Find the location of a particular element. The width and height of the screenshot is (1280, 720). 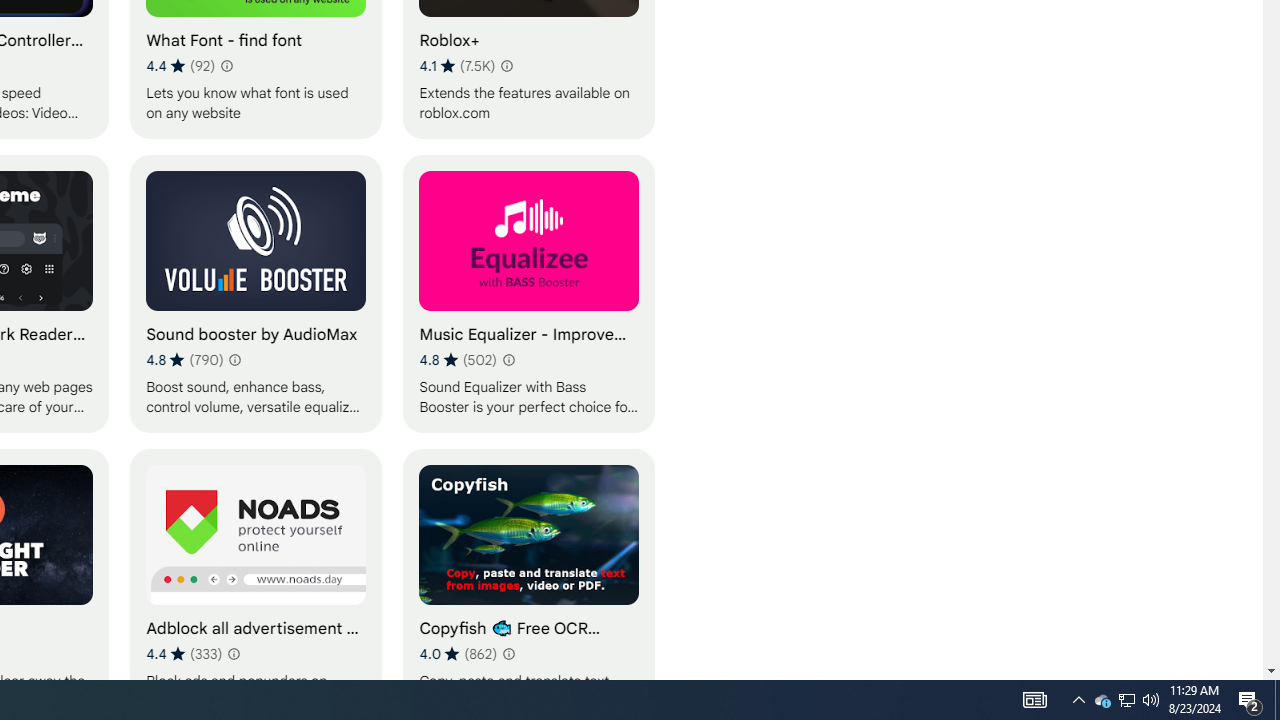

'Average rating 4.0 out of 5 stars. 862 ratings.' is located at coordinates (457, 653).